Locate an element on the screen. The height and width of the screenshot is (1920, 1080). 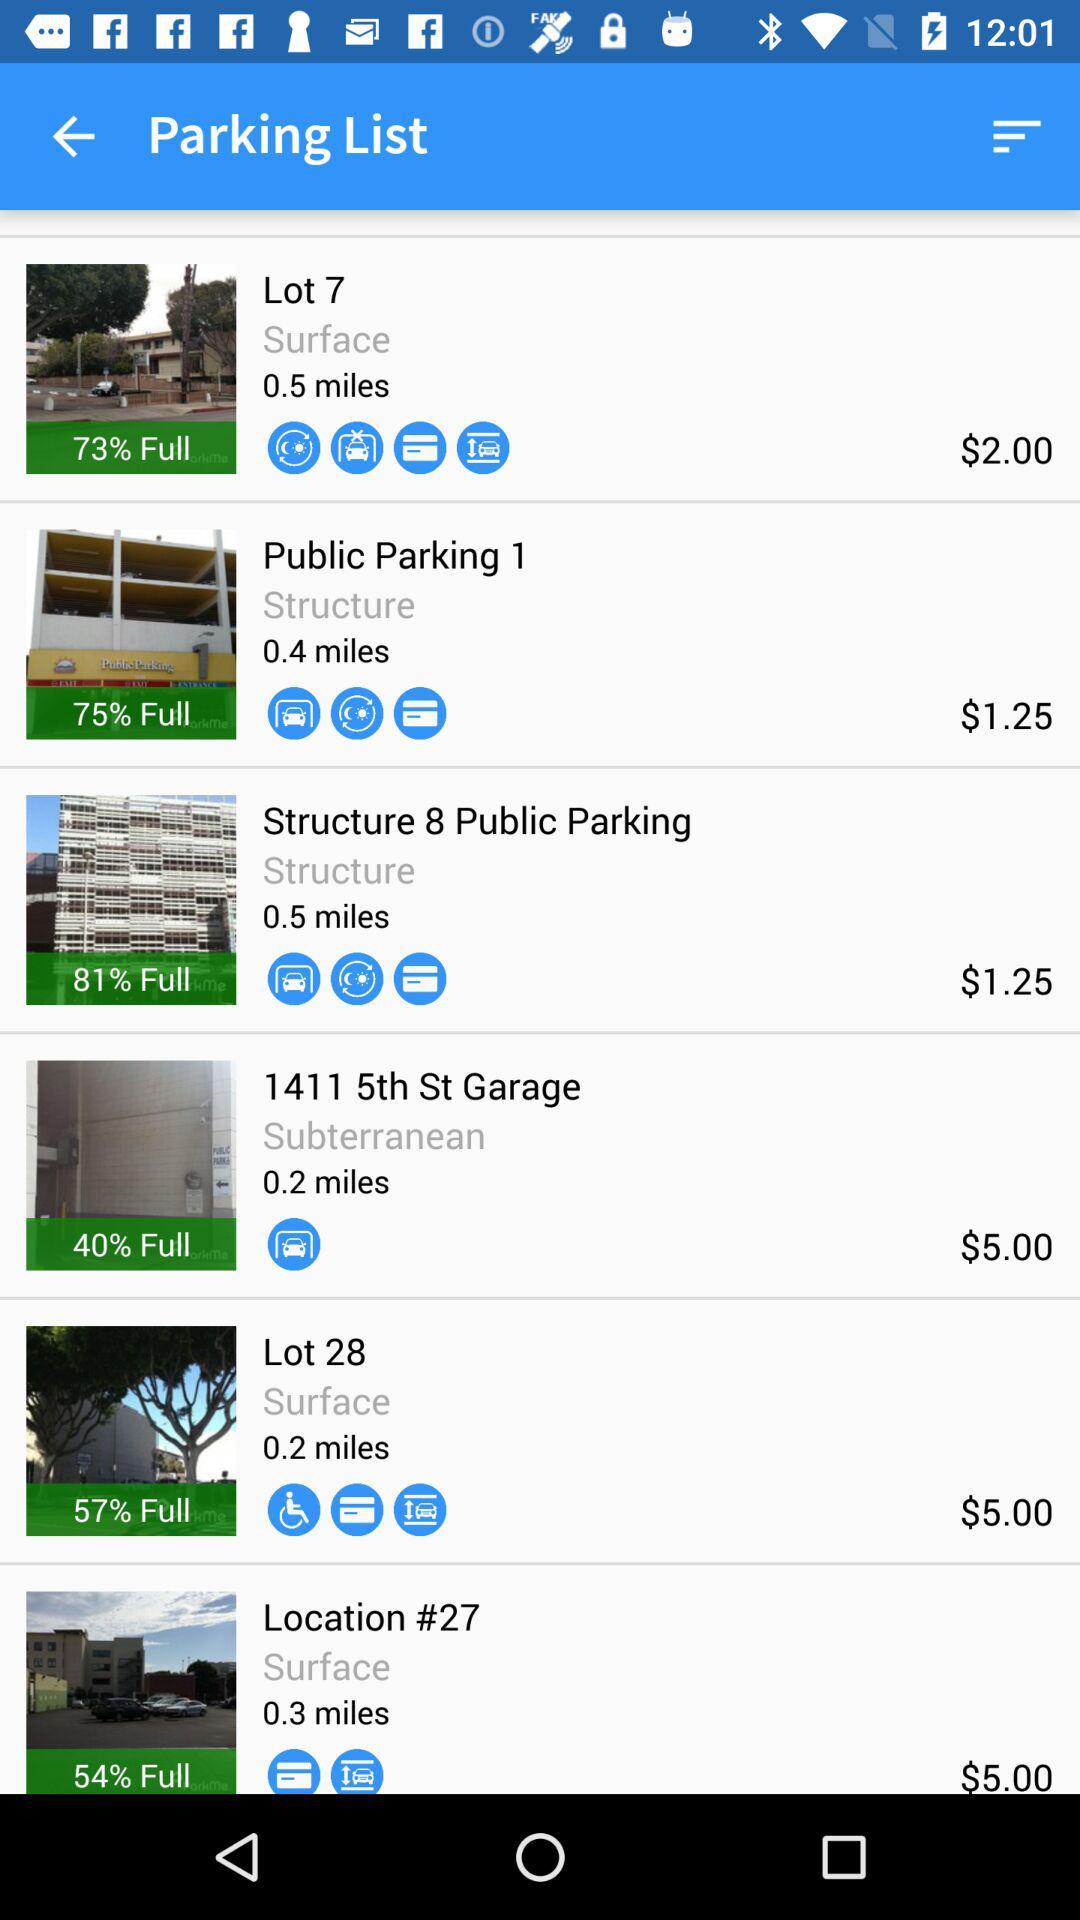
the icon to the left of the parking list is located at coordinates (72, 135).